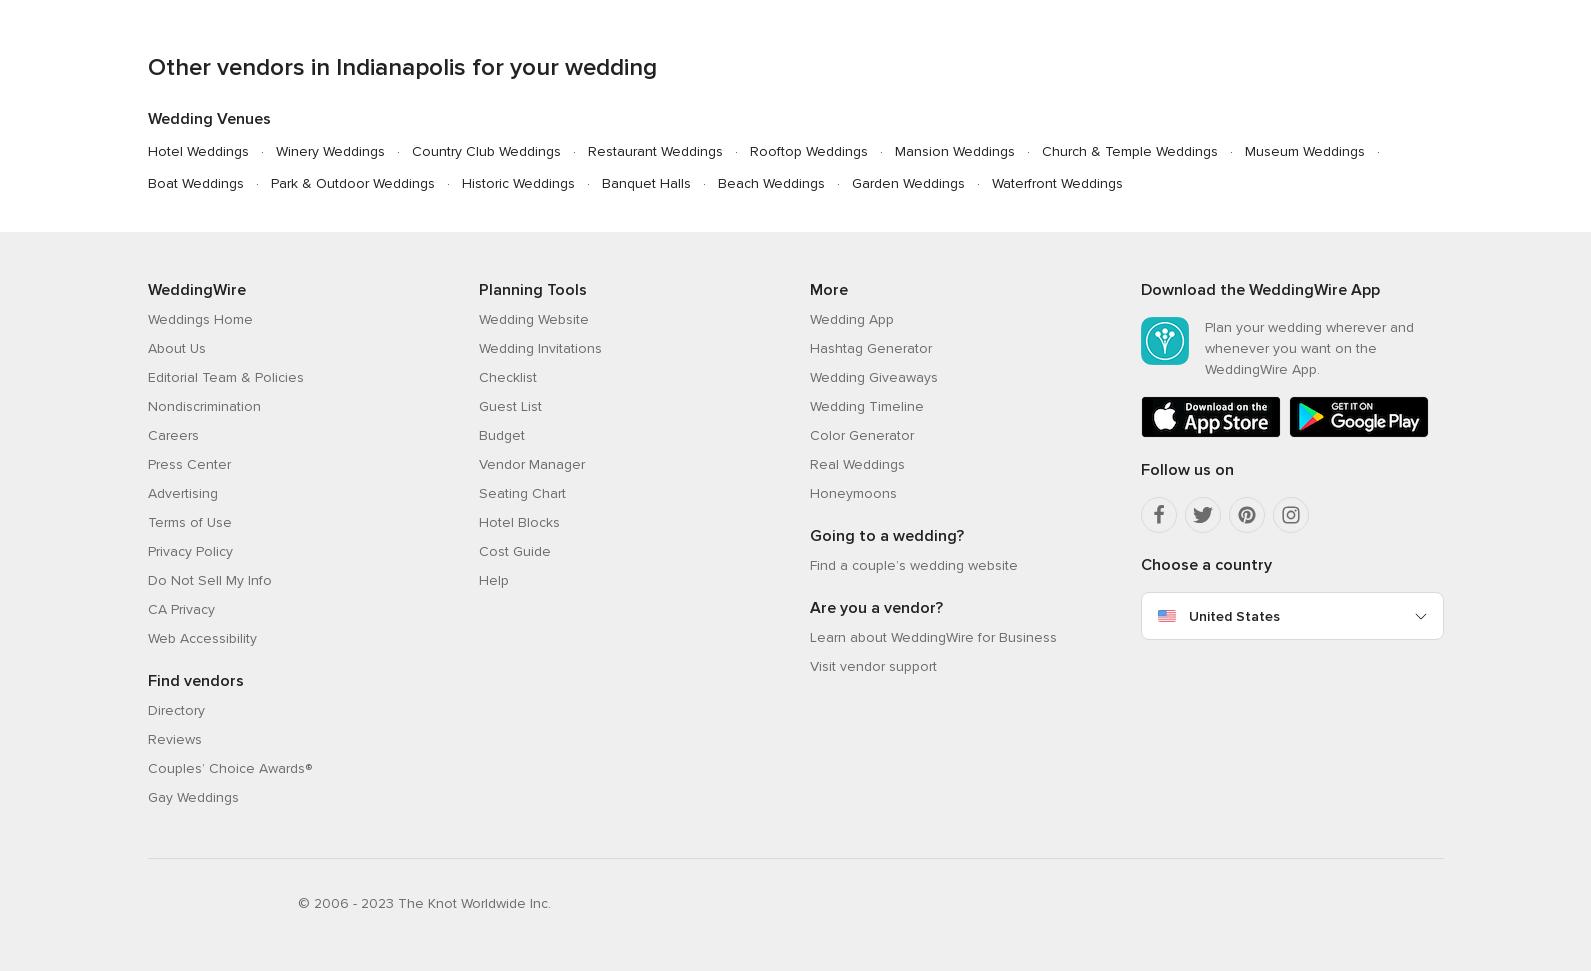  Describe the element at coordinates (1303, 150) in the screenshot. I see `'Museum Weddings'` at that location.